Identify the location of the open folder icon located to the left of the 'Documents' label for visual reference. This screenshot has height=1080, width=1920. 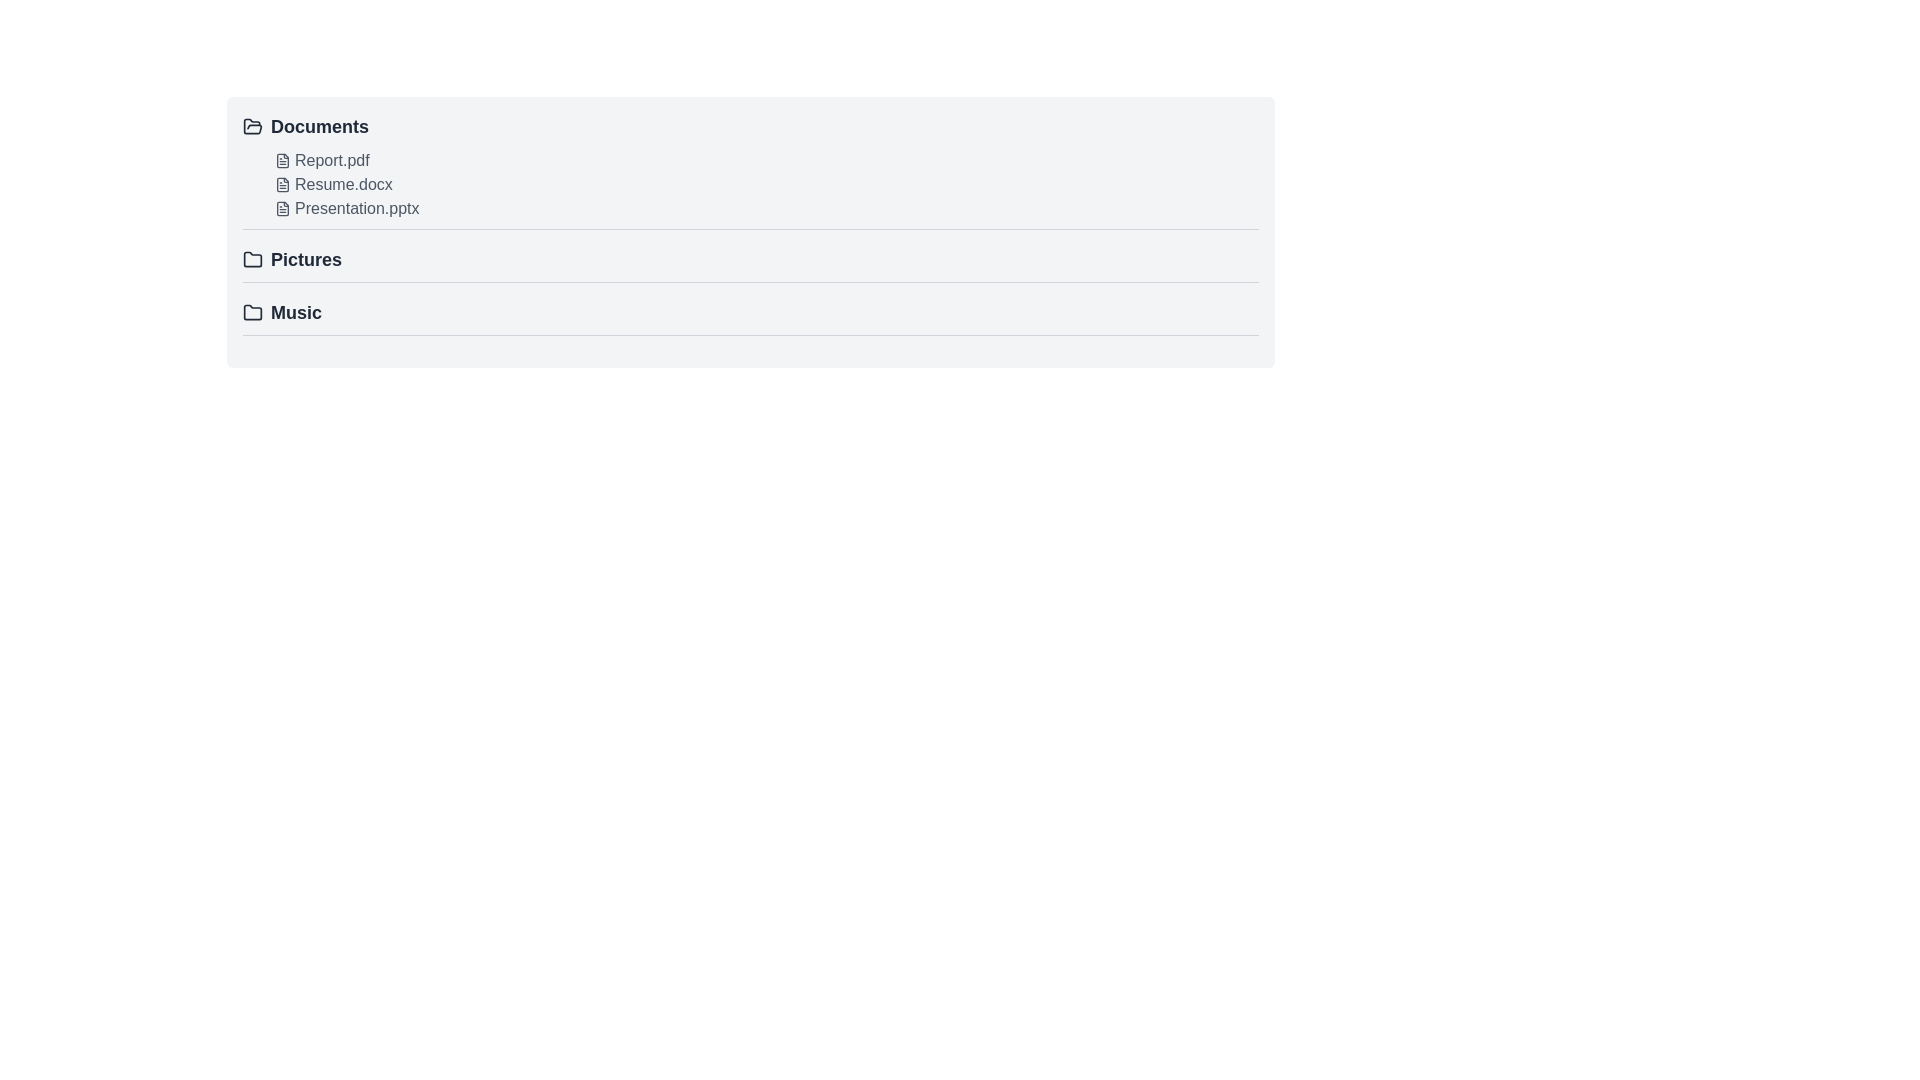
(252, 126).